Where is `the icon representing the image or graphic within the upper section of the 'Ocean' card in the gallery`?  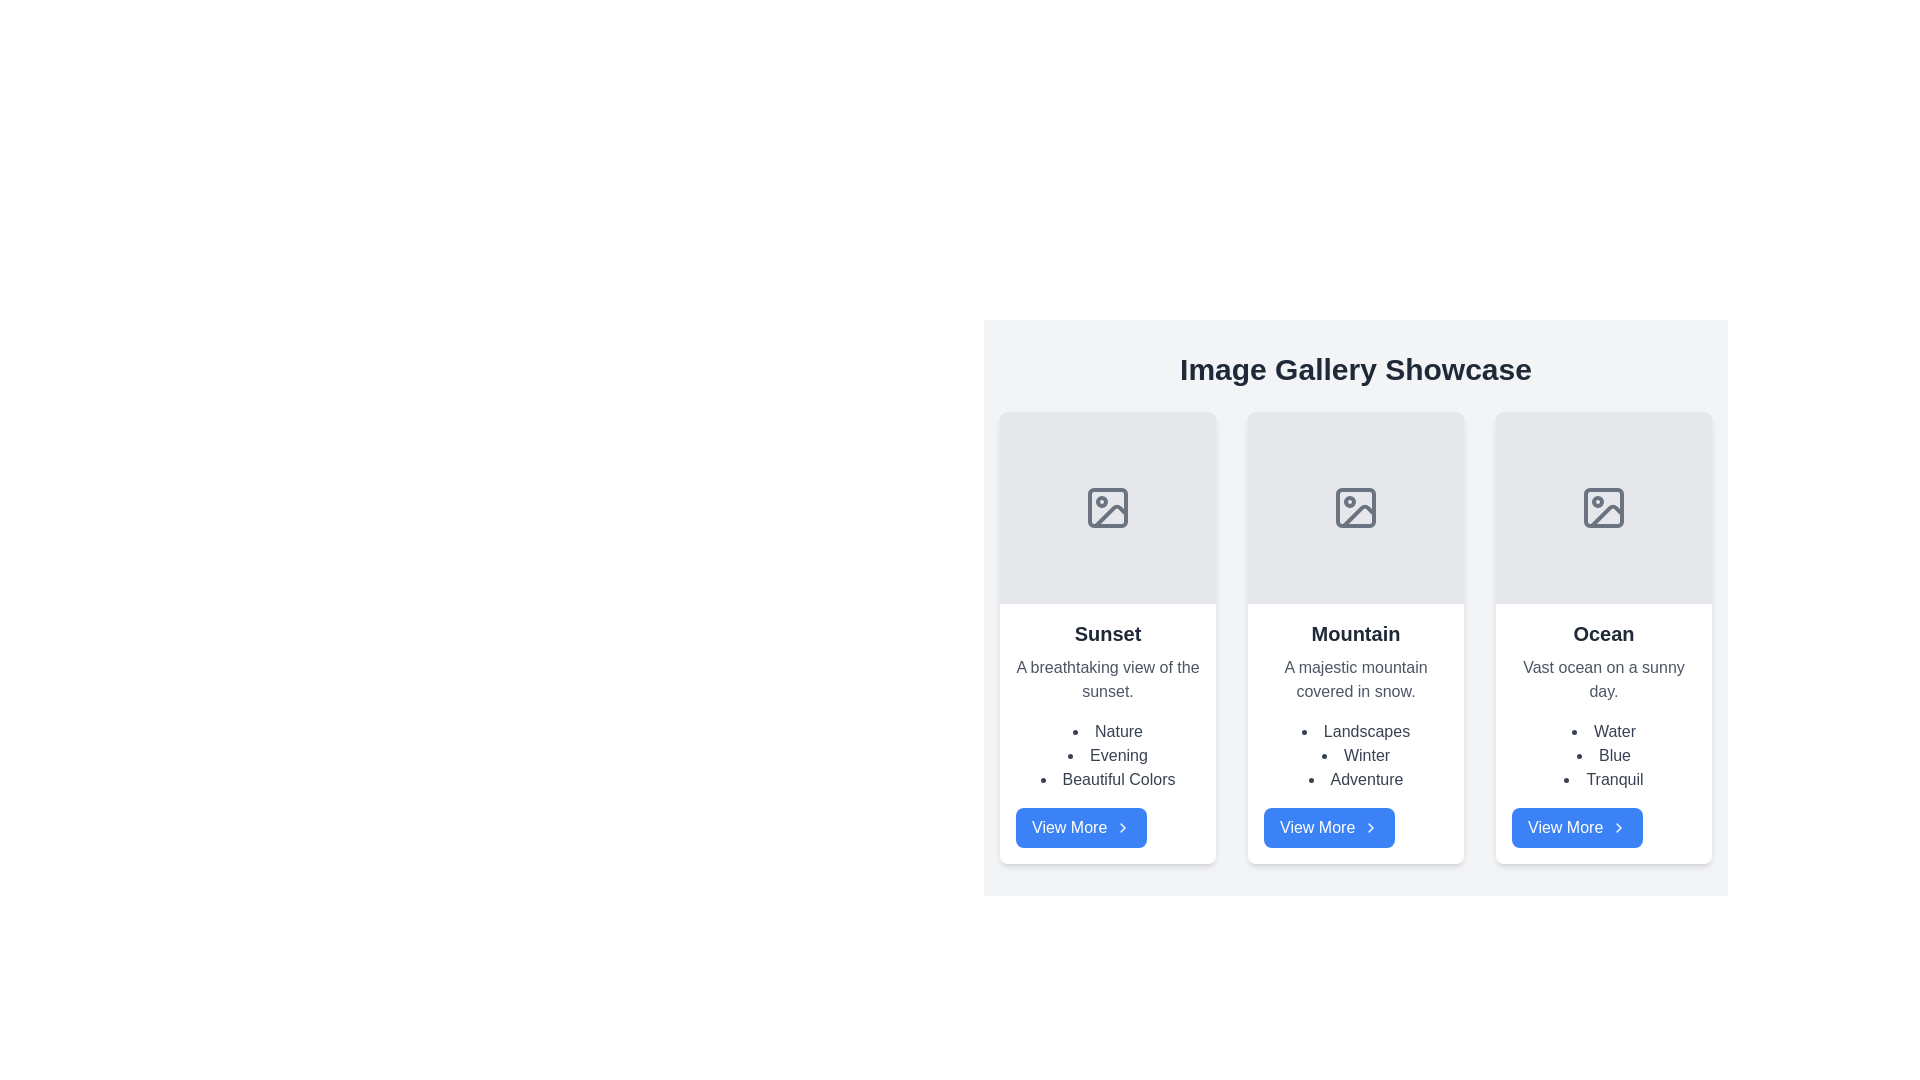
the icon representing the image or graphic within the upper section of the 'Ocean' card in the gallery is located at coordinates (1603, 507).